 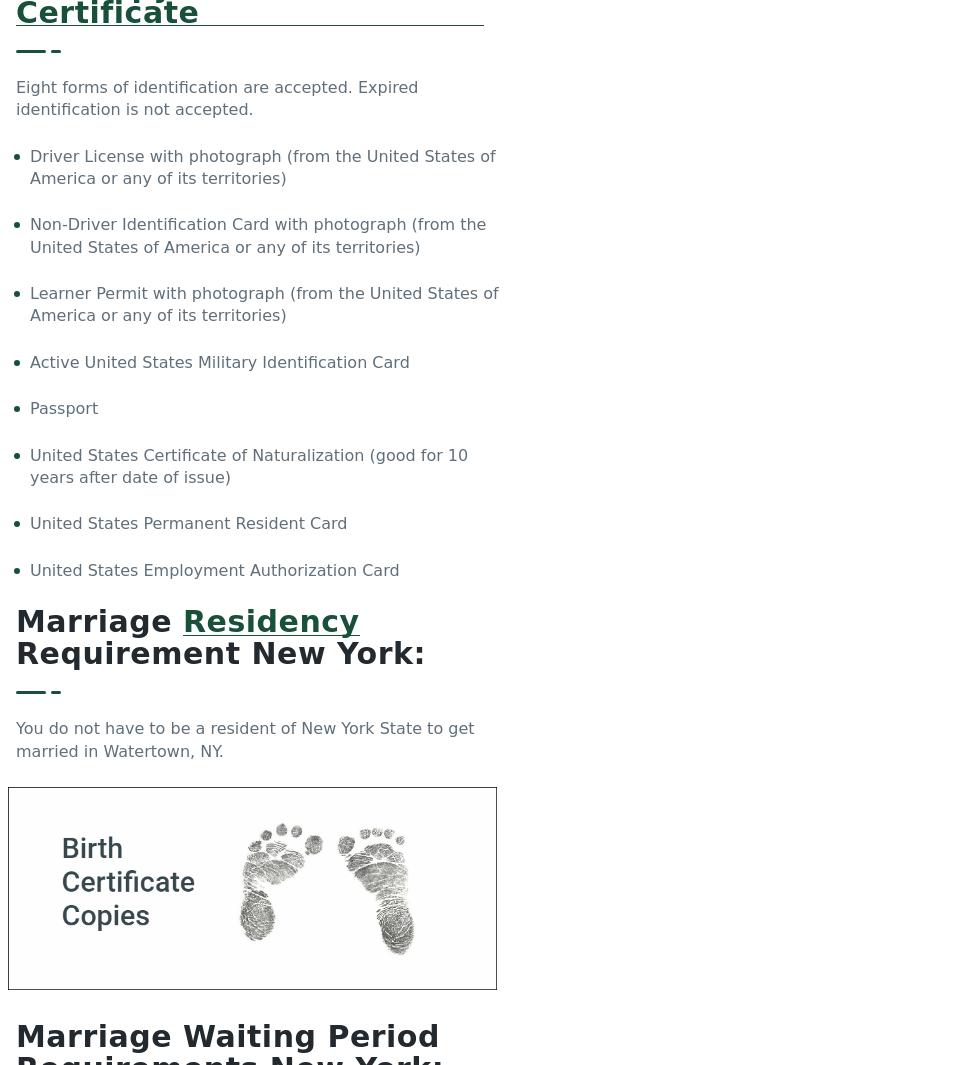 What do you see at coordinates (30, 465) in the screenshot?
I see `'United States Certificate of Naturalization (good for 10 years after date of issue)'` at bounding box center [30, 465].